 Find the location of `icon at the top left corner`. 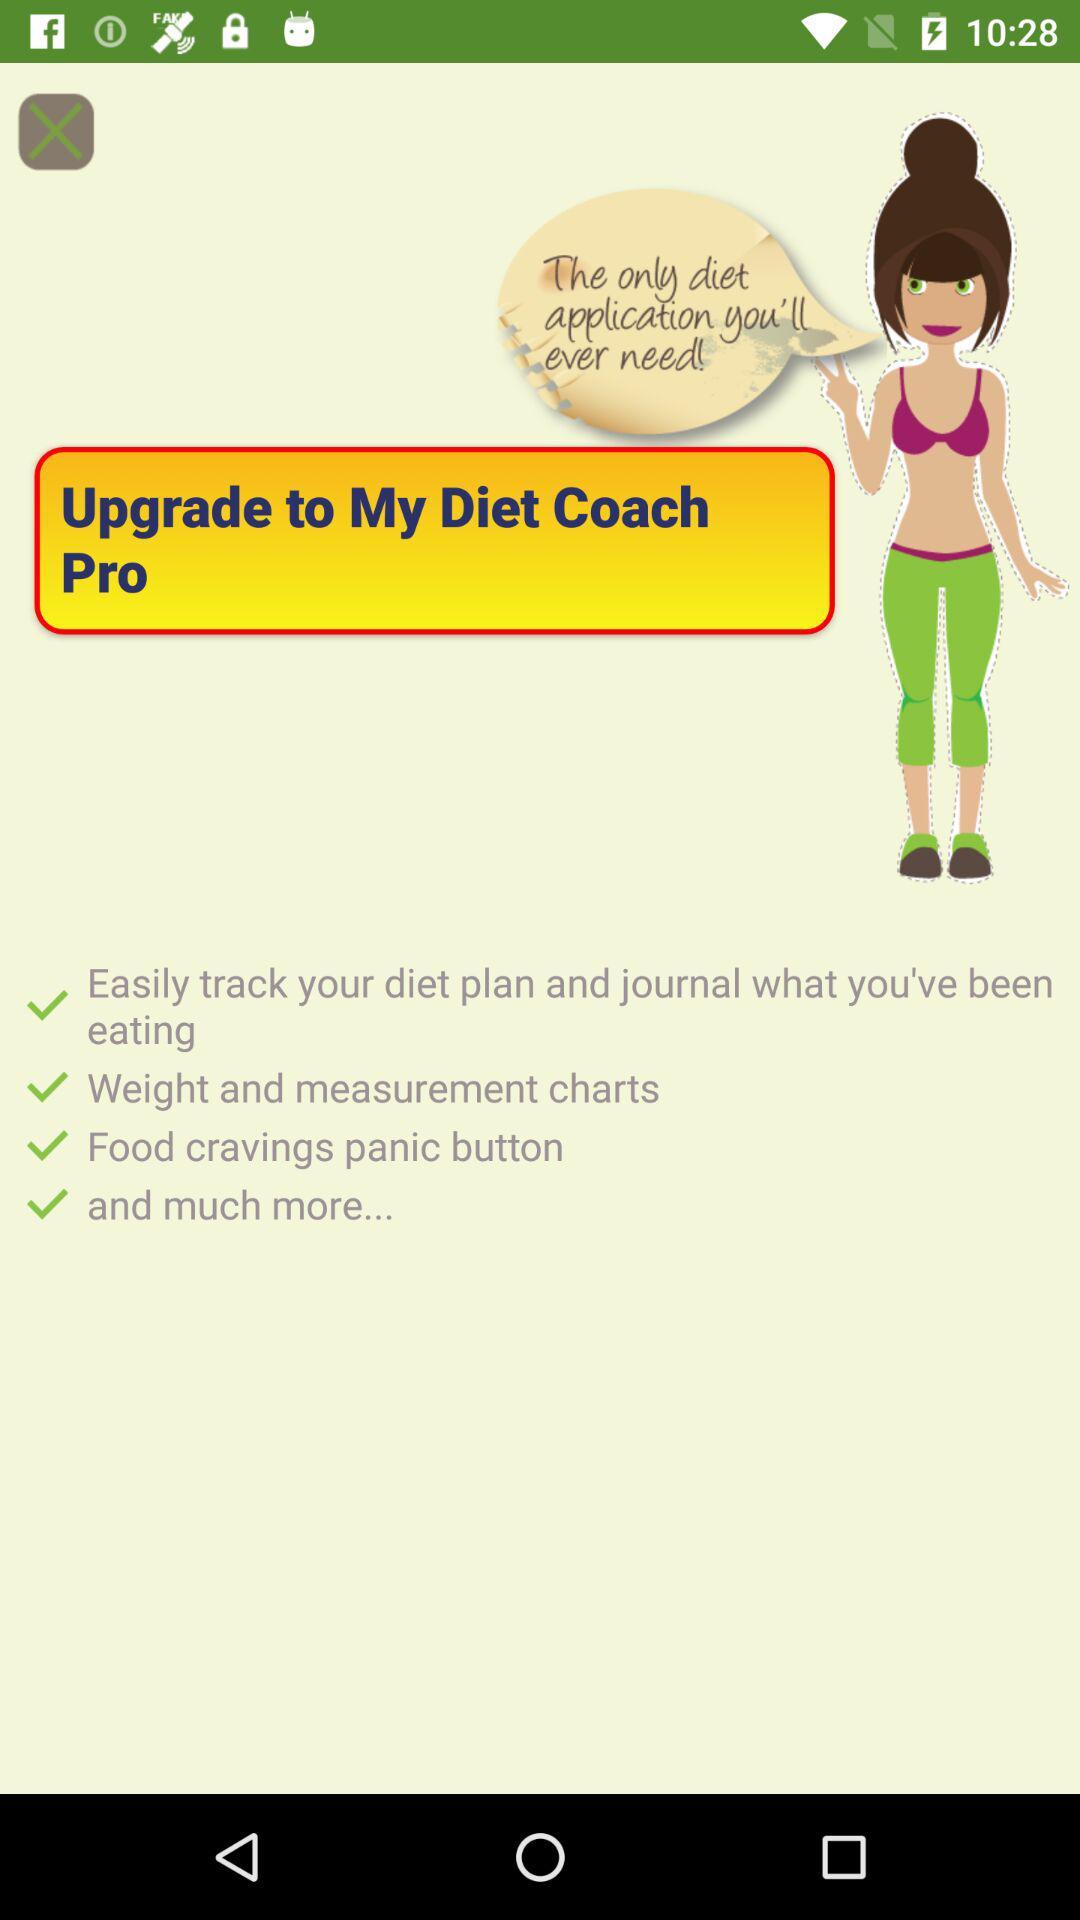

icon at the top left corner is located at coordinates (54, 130).